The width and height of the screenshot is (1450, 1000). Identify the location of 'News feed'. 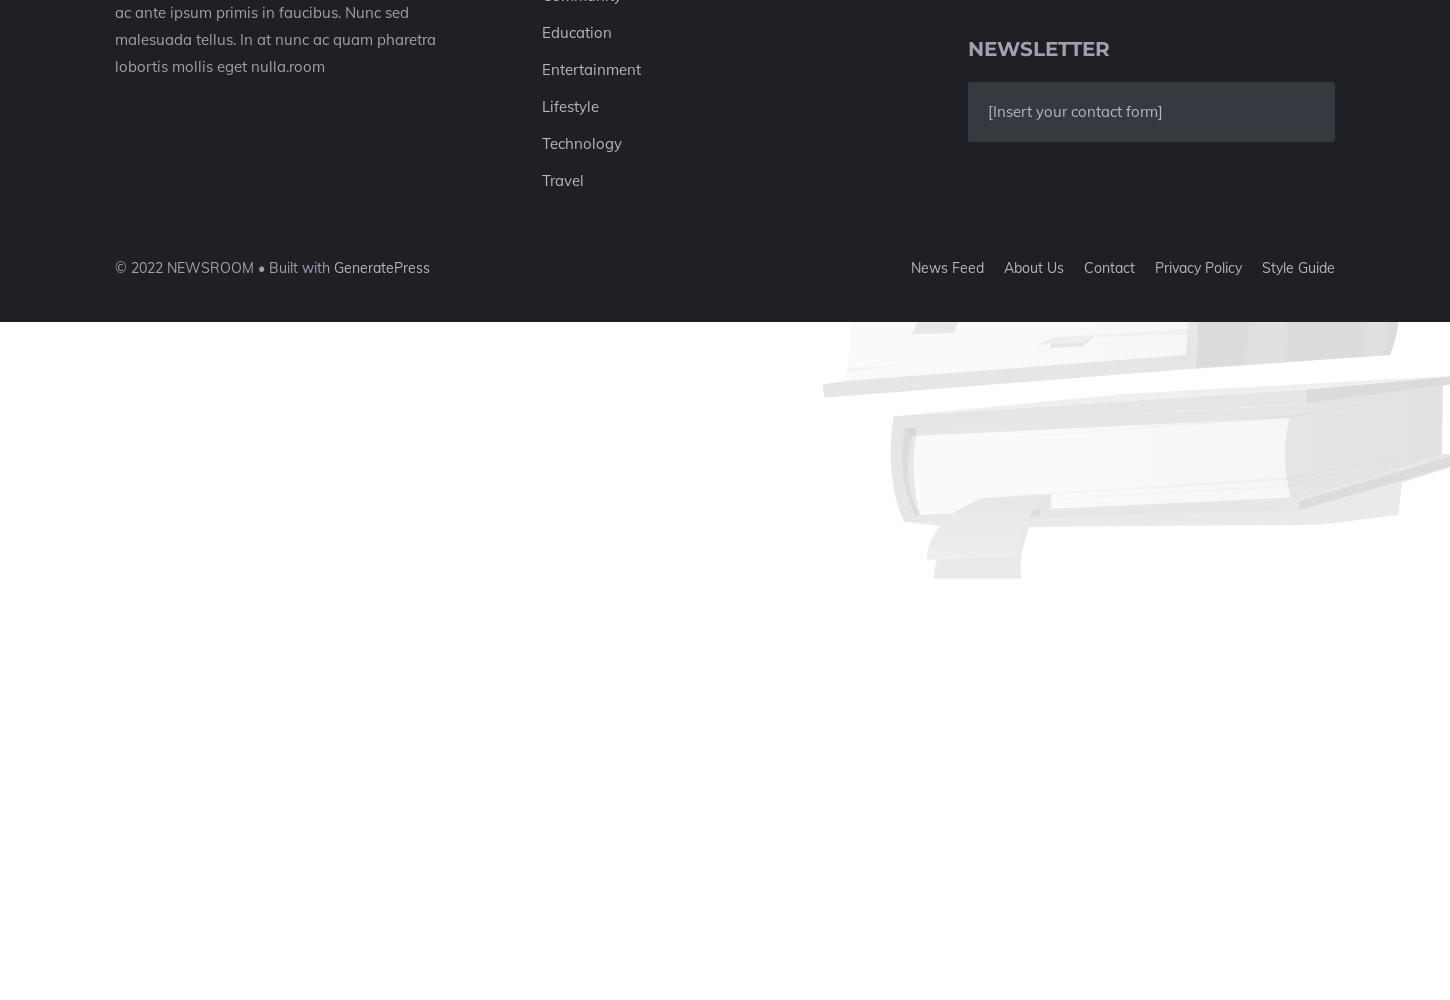
(946, 267).